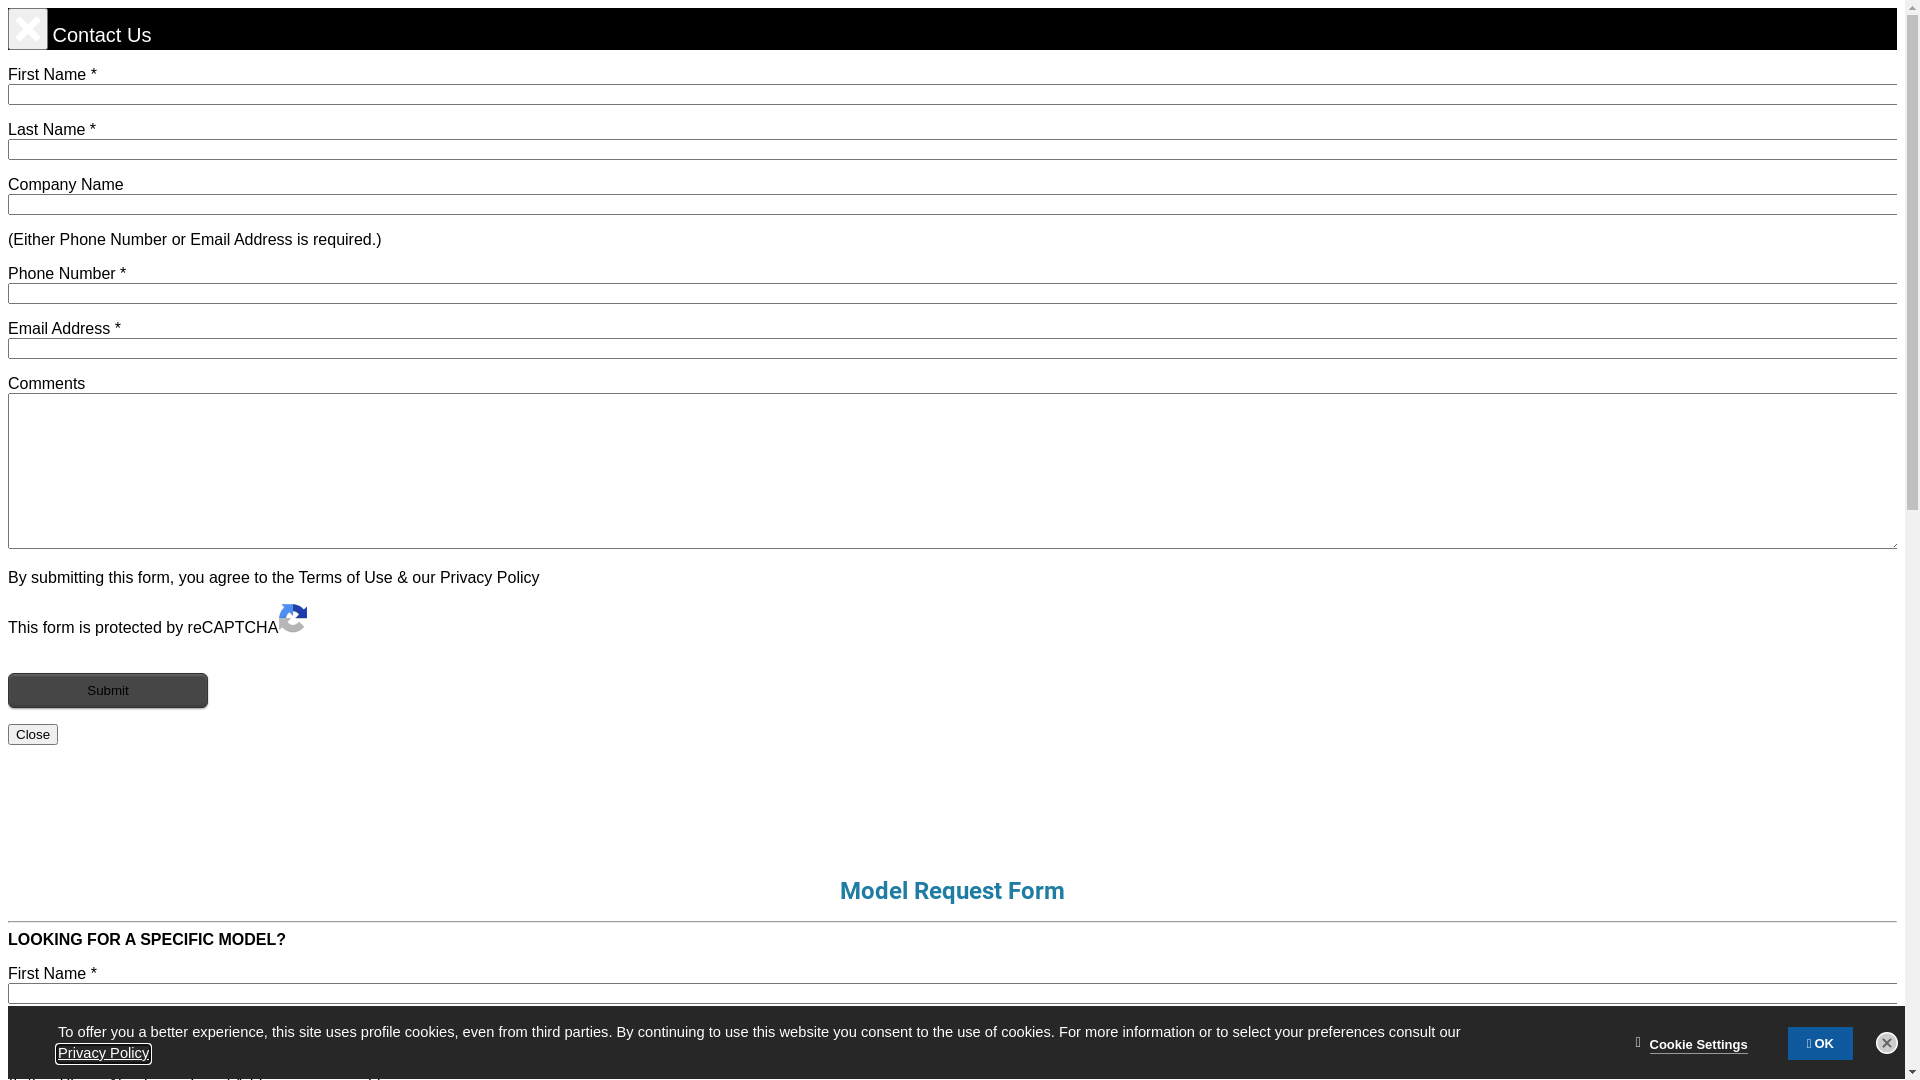 Image resolution: width=1920 pixels, height=1080 pixels. What do you see at coordinates (345, 577) in the screenshot?
I see `'Terms of Use'` at bounding box center [345, 577].